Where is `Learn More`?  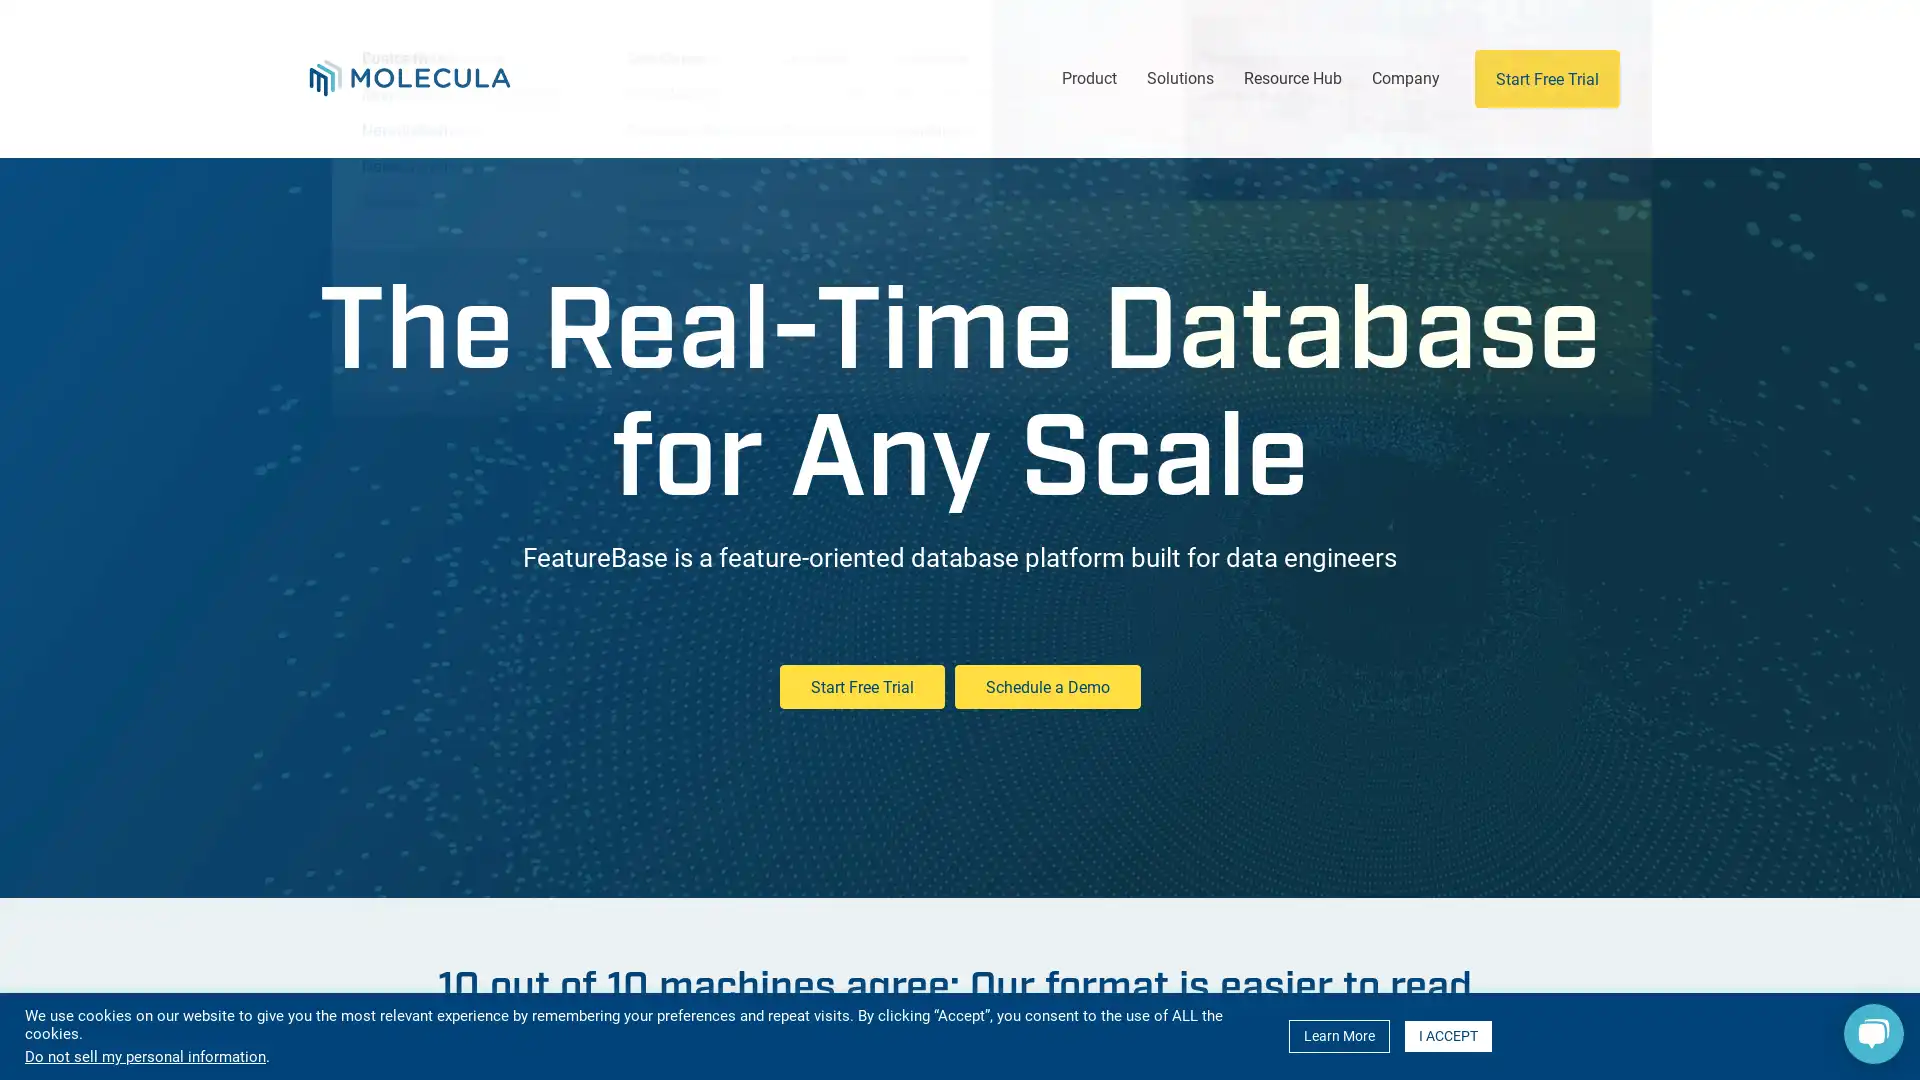 Learn More is located at coordinates (1339, 1035).